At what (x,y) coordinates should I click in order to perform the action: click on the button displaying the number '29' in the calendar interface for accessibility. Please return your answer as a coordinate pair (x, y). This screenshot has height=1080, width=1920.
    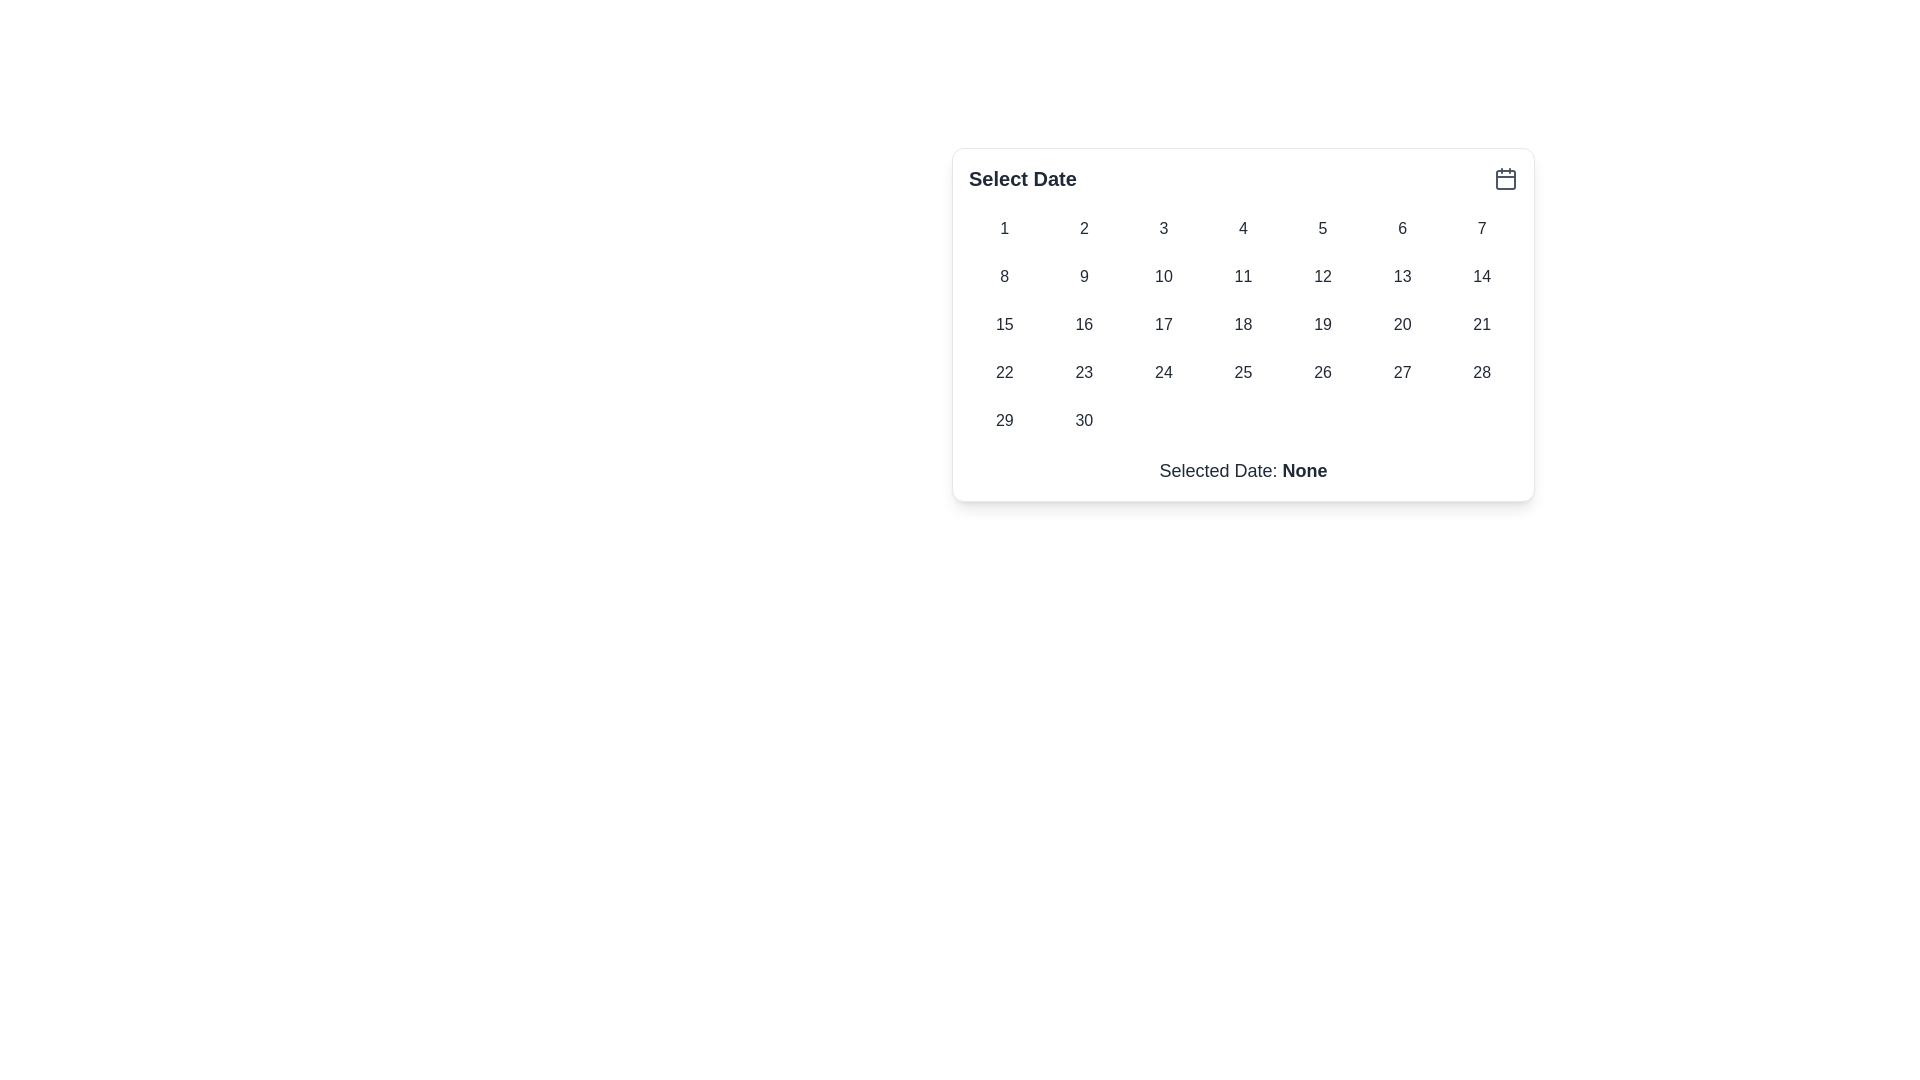
    Looking at the image, I should click on (1004, 419).